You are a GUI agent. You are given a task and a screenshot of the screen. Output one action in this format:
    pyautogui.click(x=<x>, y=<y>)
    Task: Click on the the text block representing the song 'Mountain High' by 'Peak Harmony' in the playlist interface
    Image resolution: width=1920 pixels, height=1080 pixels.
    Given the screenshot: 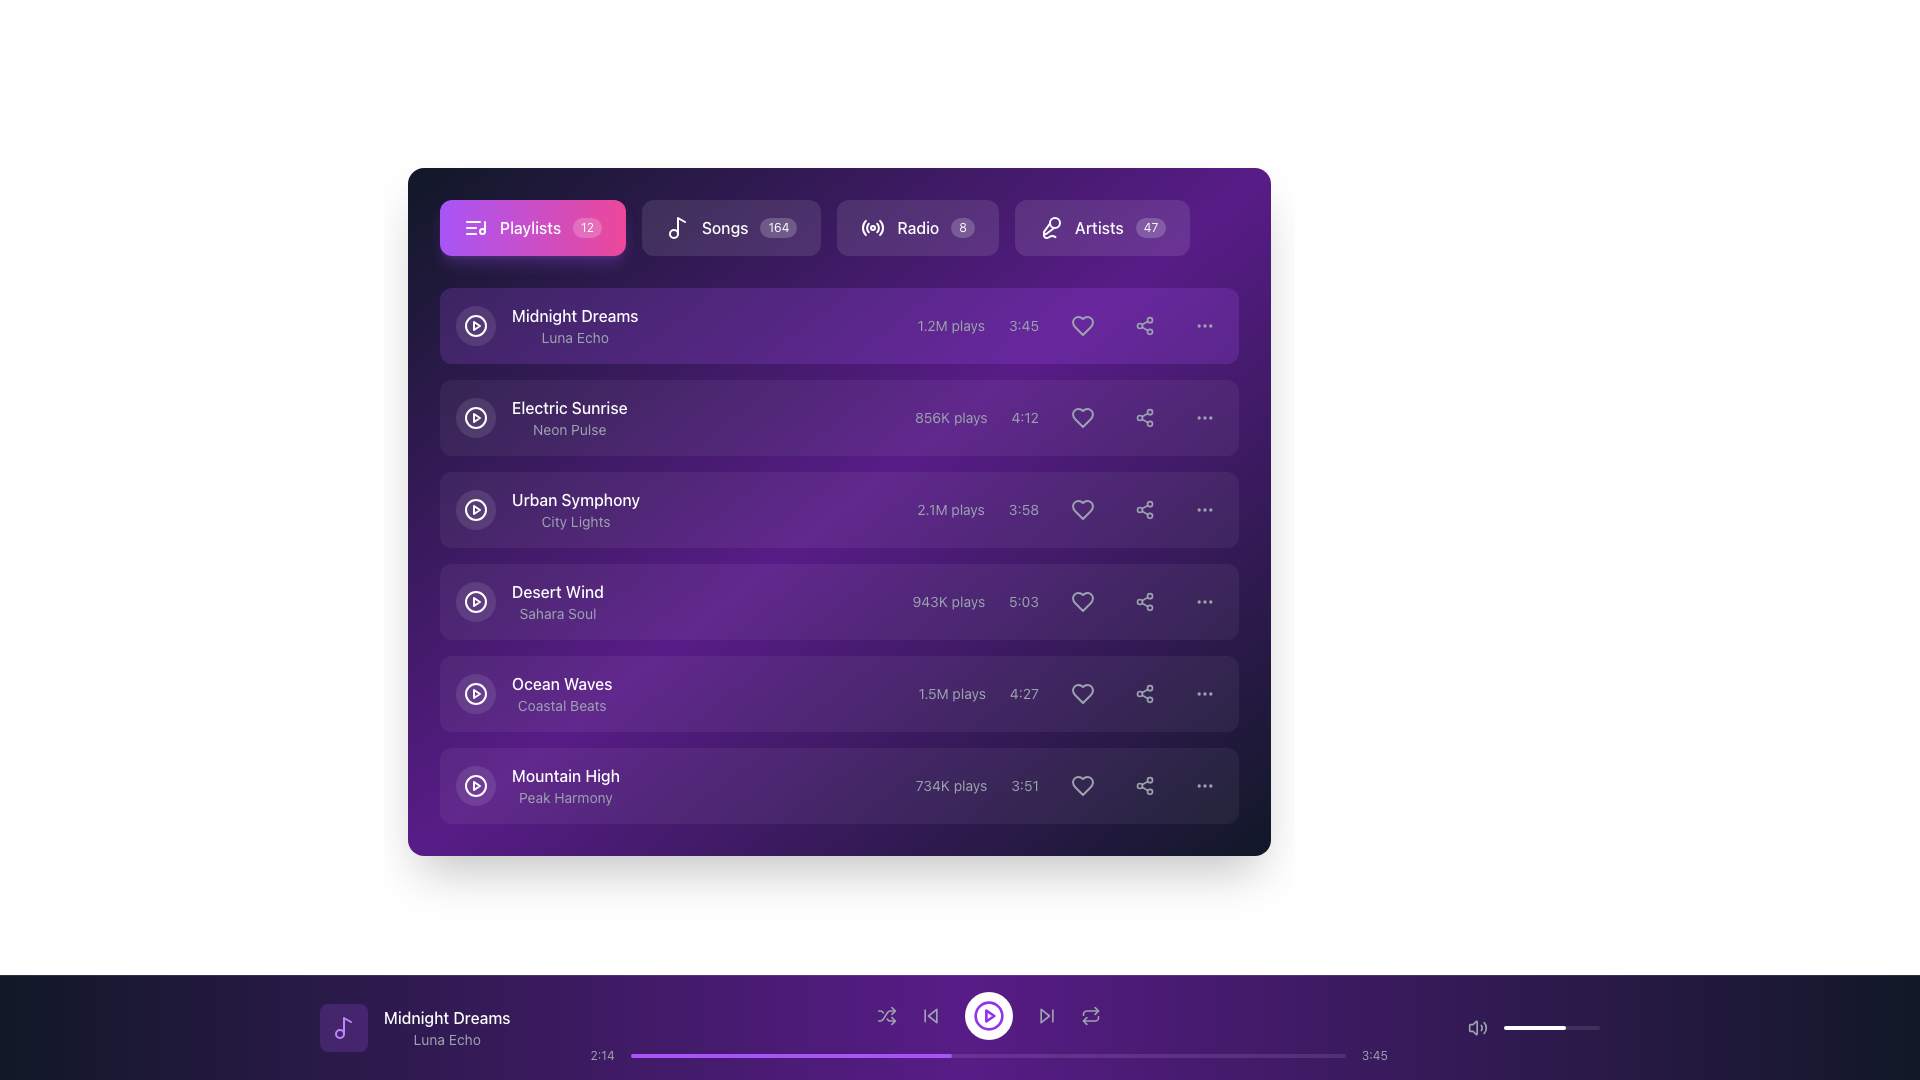 What is the action you would take?
    pyautogui.click(x=537, y=785)
    